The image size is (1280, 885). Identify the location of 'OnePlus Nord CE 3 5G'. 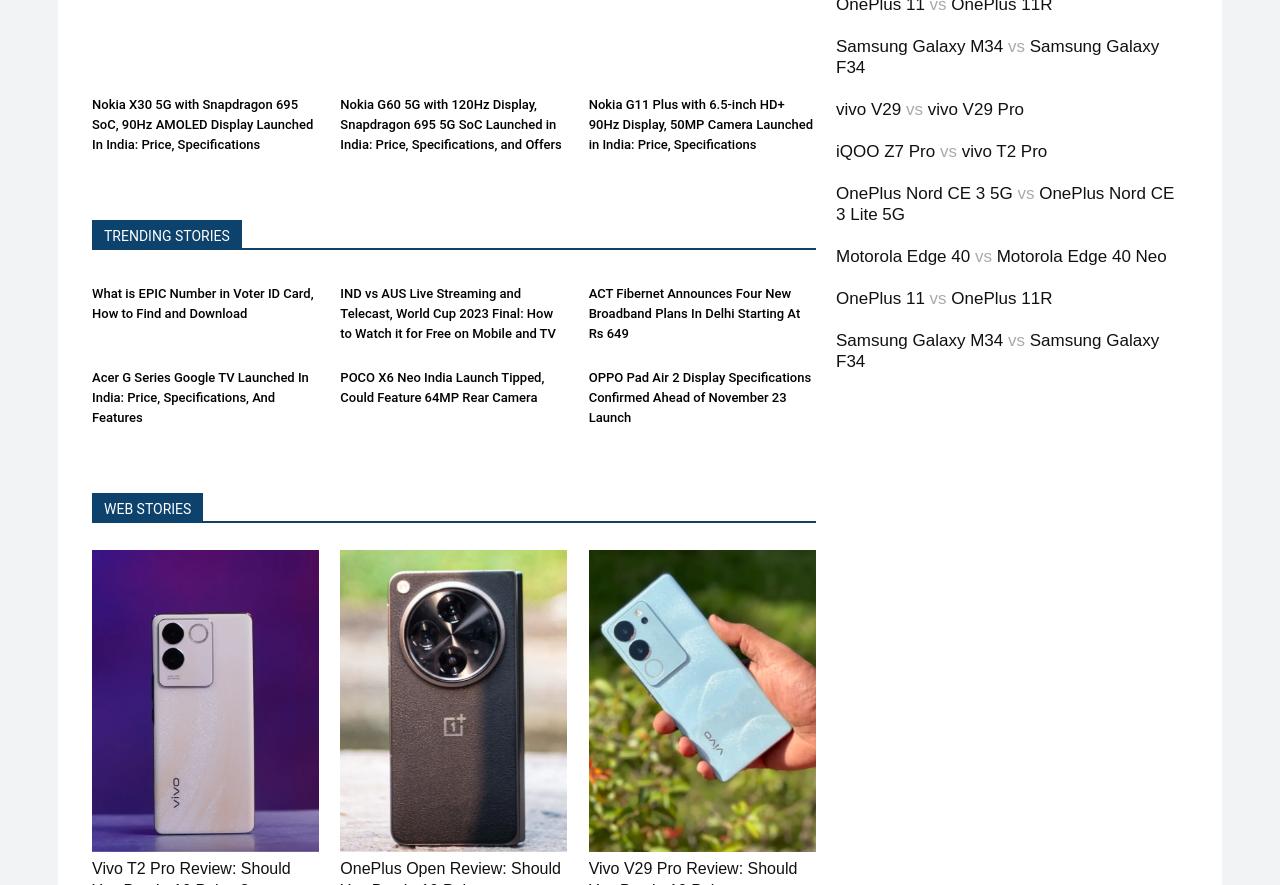
(923, 193).